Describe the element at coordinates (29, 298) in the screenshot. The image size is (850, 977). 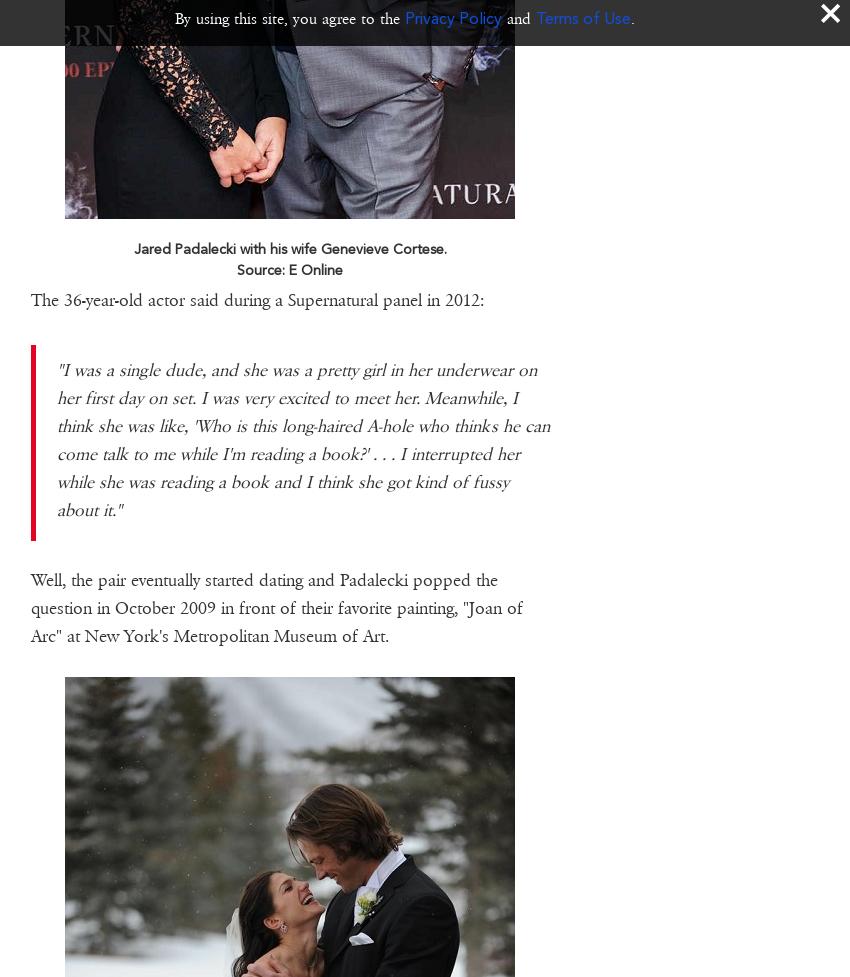
I see `'The 36-year-old actor said during a Supernatural panel in 2012:'` at that location.